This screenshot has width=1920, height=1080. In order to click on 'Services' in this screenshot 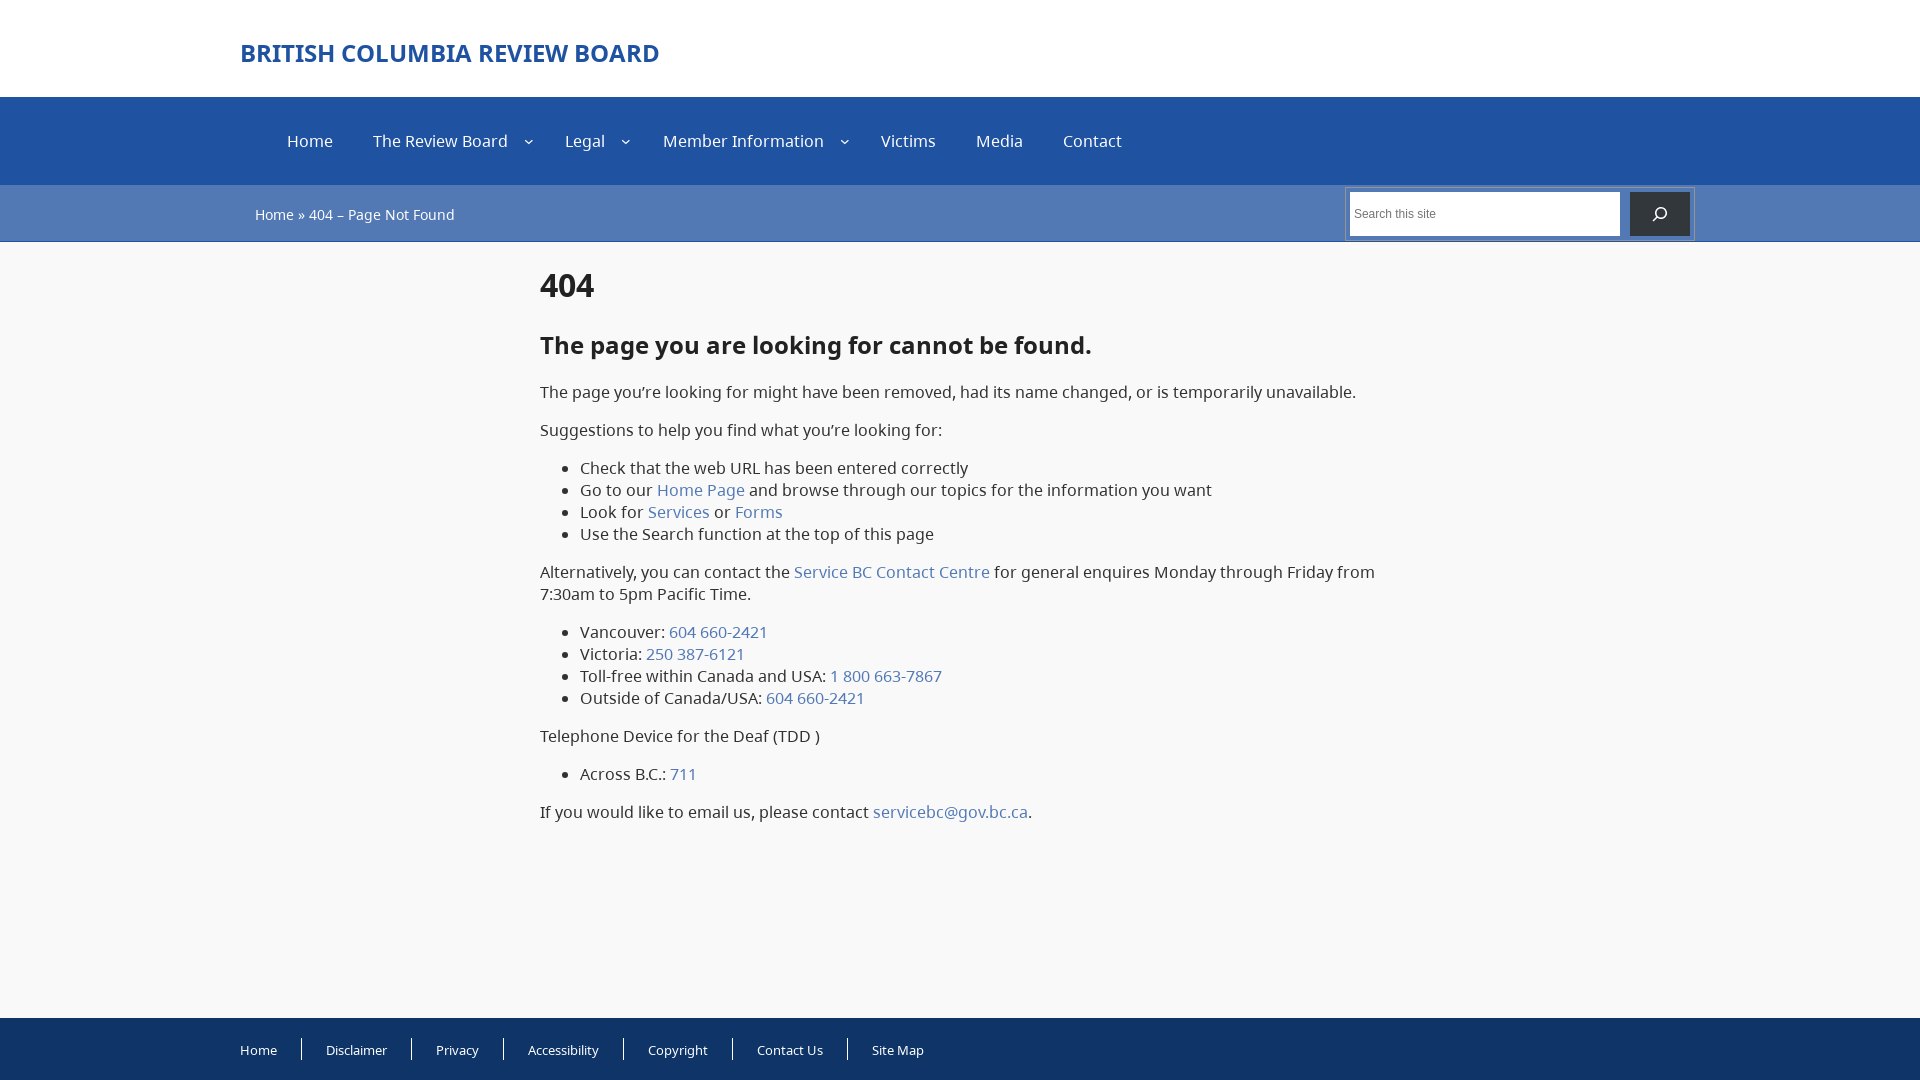, I will do `click(648, 511)`.